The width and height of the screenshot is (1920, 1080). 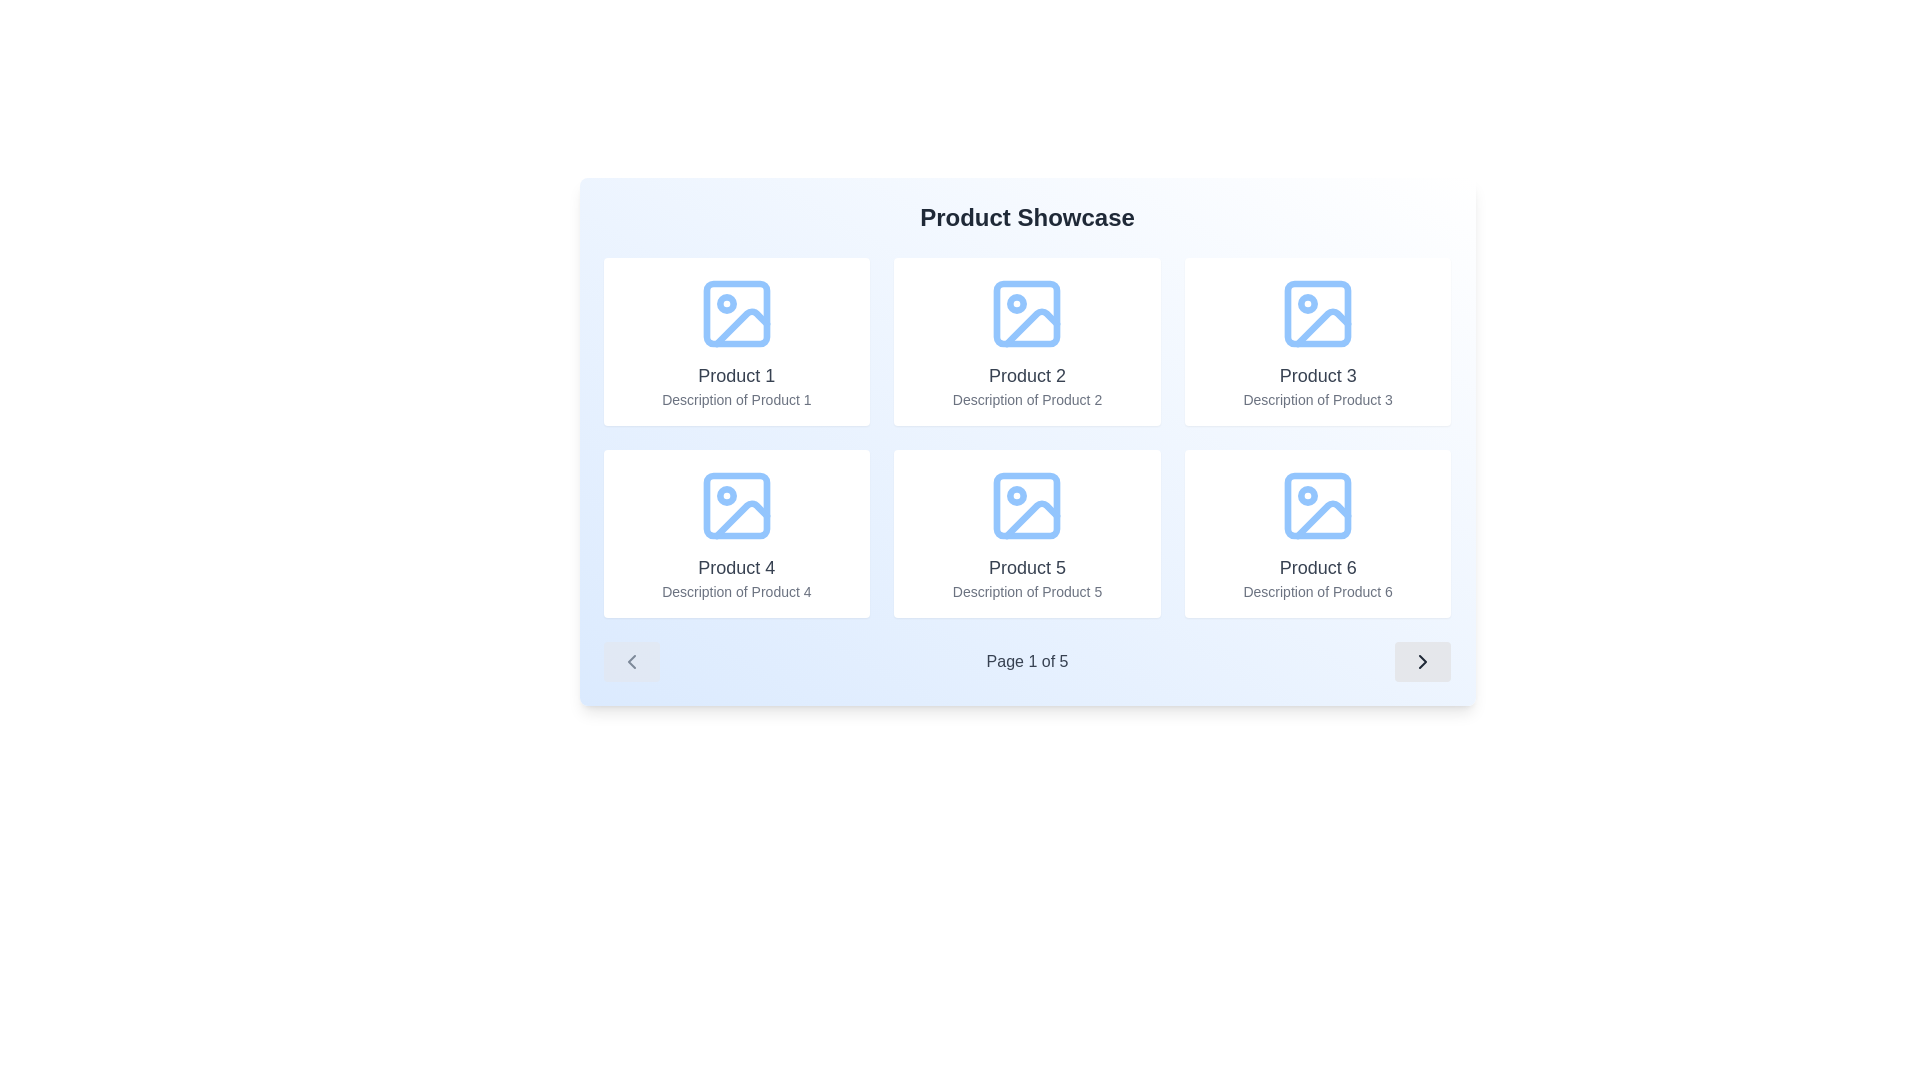 I want to click on the leftward-pointing chevron icon used for back navigation located on the far left side of the pagination section, so click(x=630, y=662).